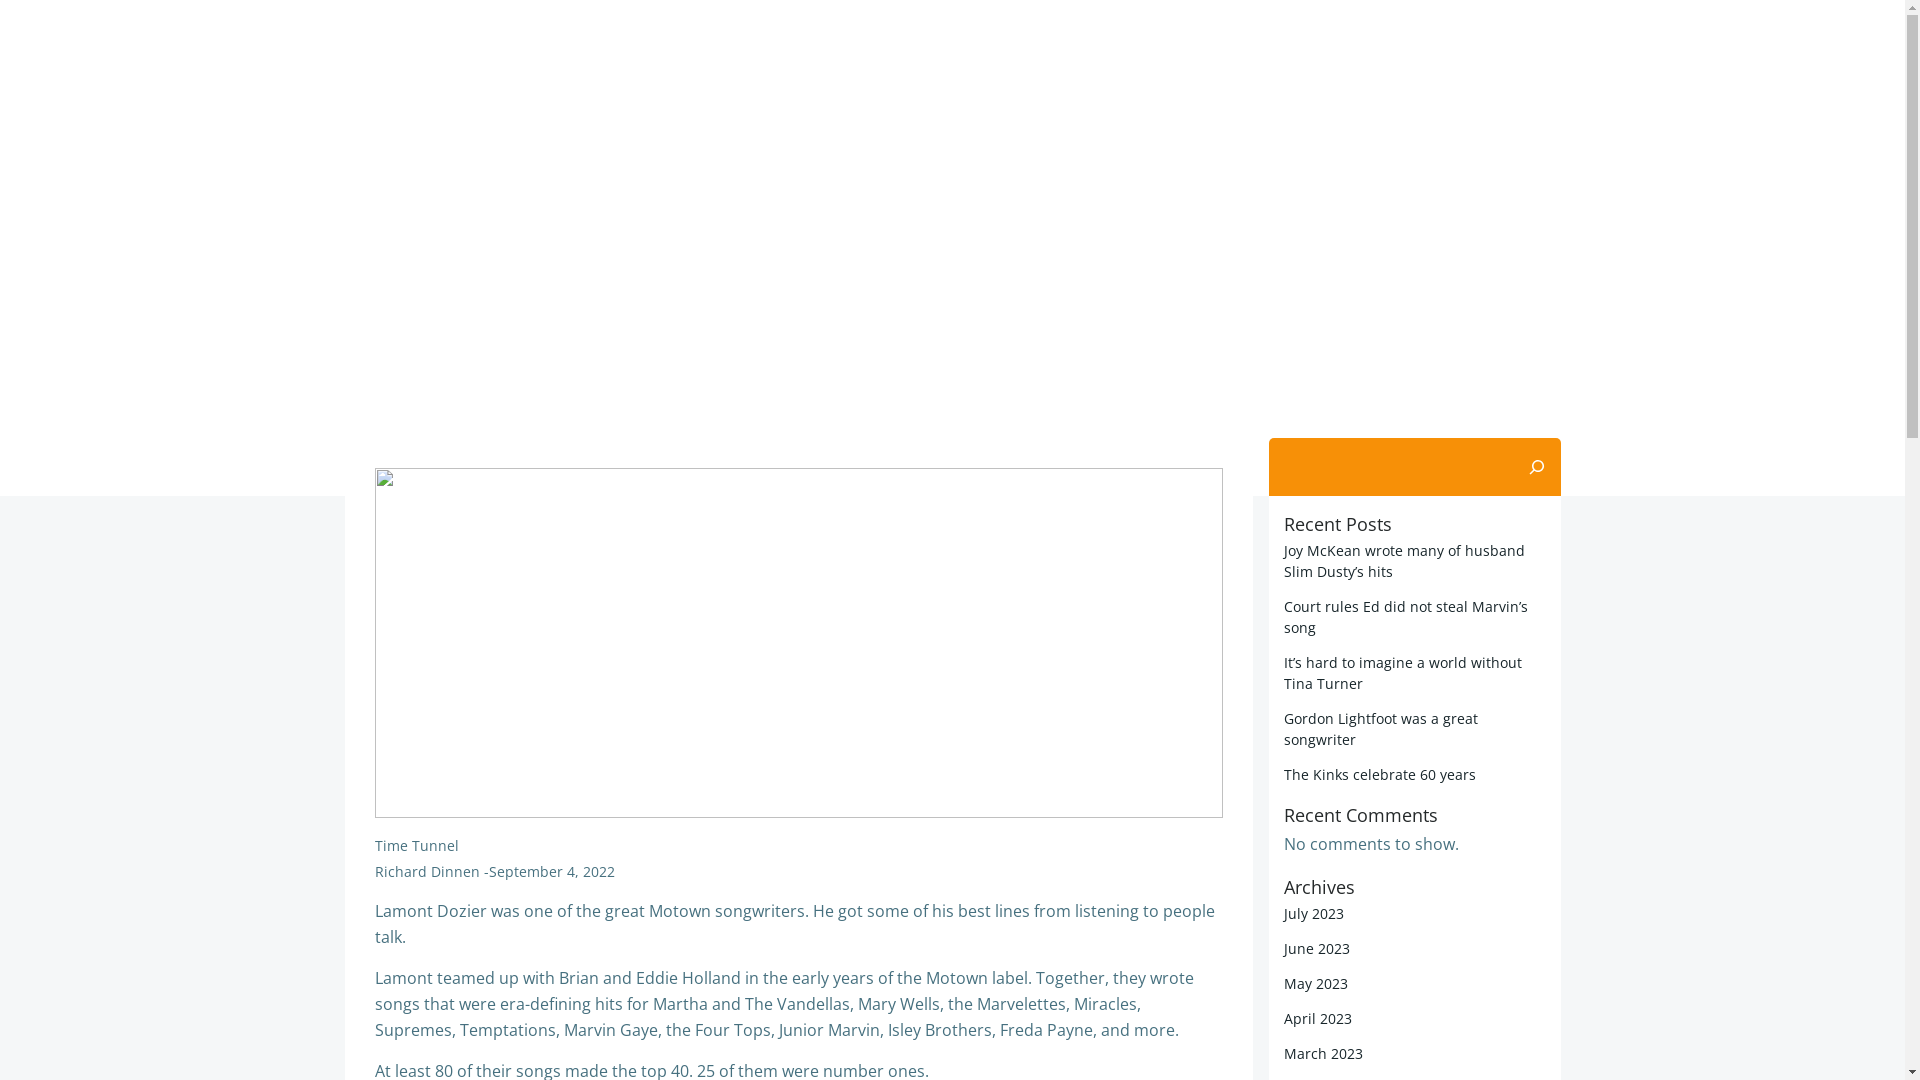 Image resolution: width=1920 pixels, height=1080 pixels. Describe the element at coordinates (1315, 982) in the screenshot. I see `'May 2023'` at that location.